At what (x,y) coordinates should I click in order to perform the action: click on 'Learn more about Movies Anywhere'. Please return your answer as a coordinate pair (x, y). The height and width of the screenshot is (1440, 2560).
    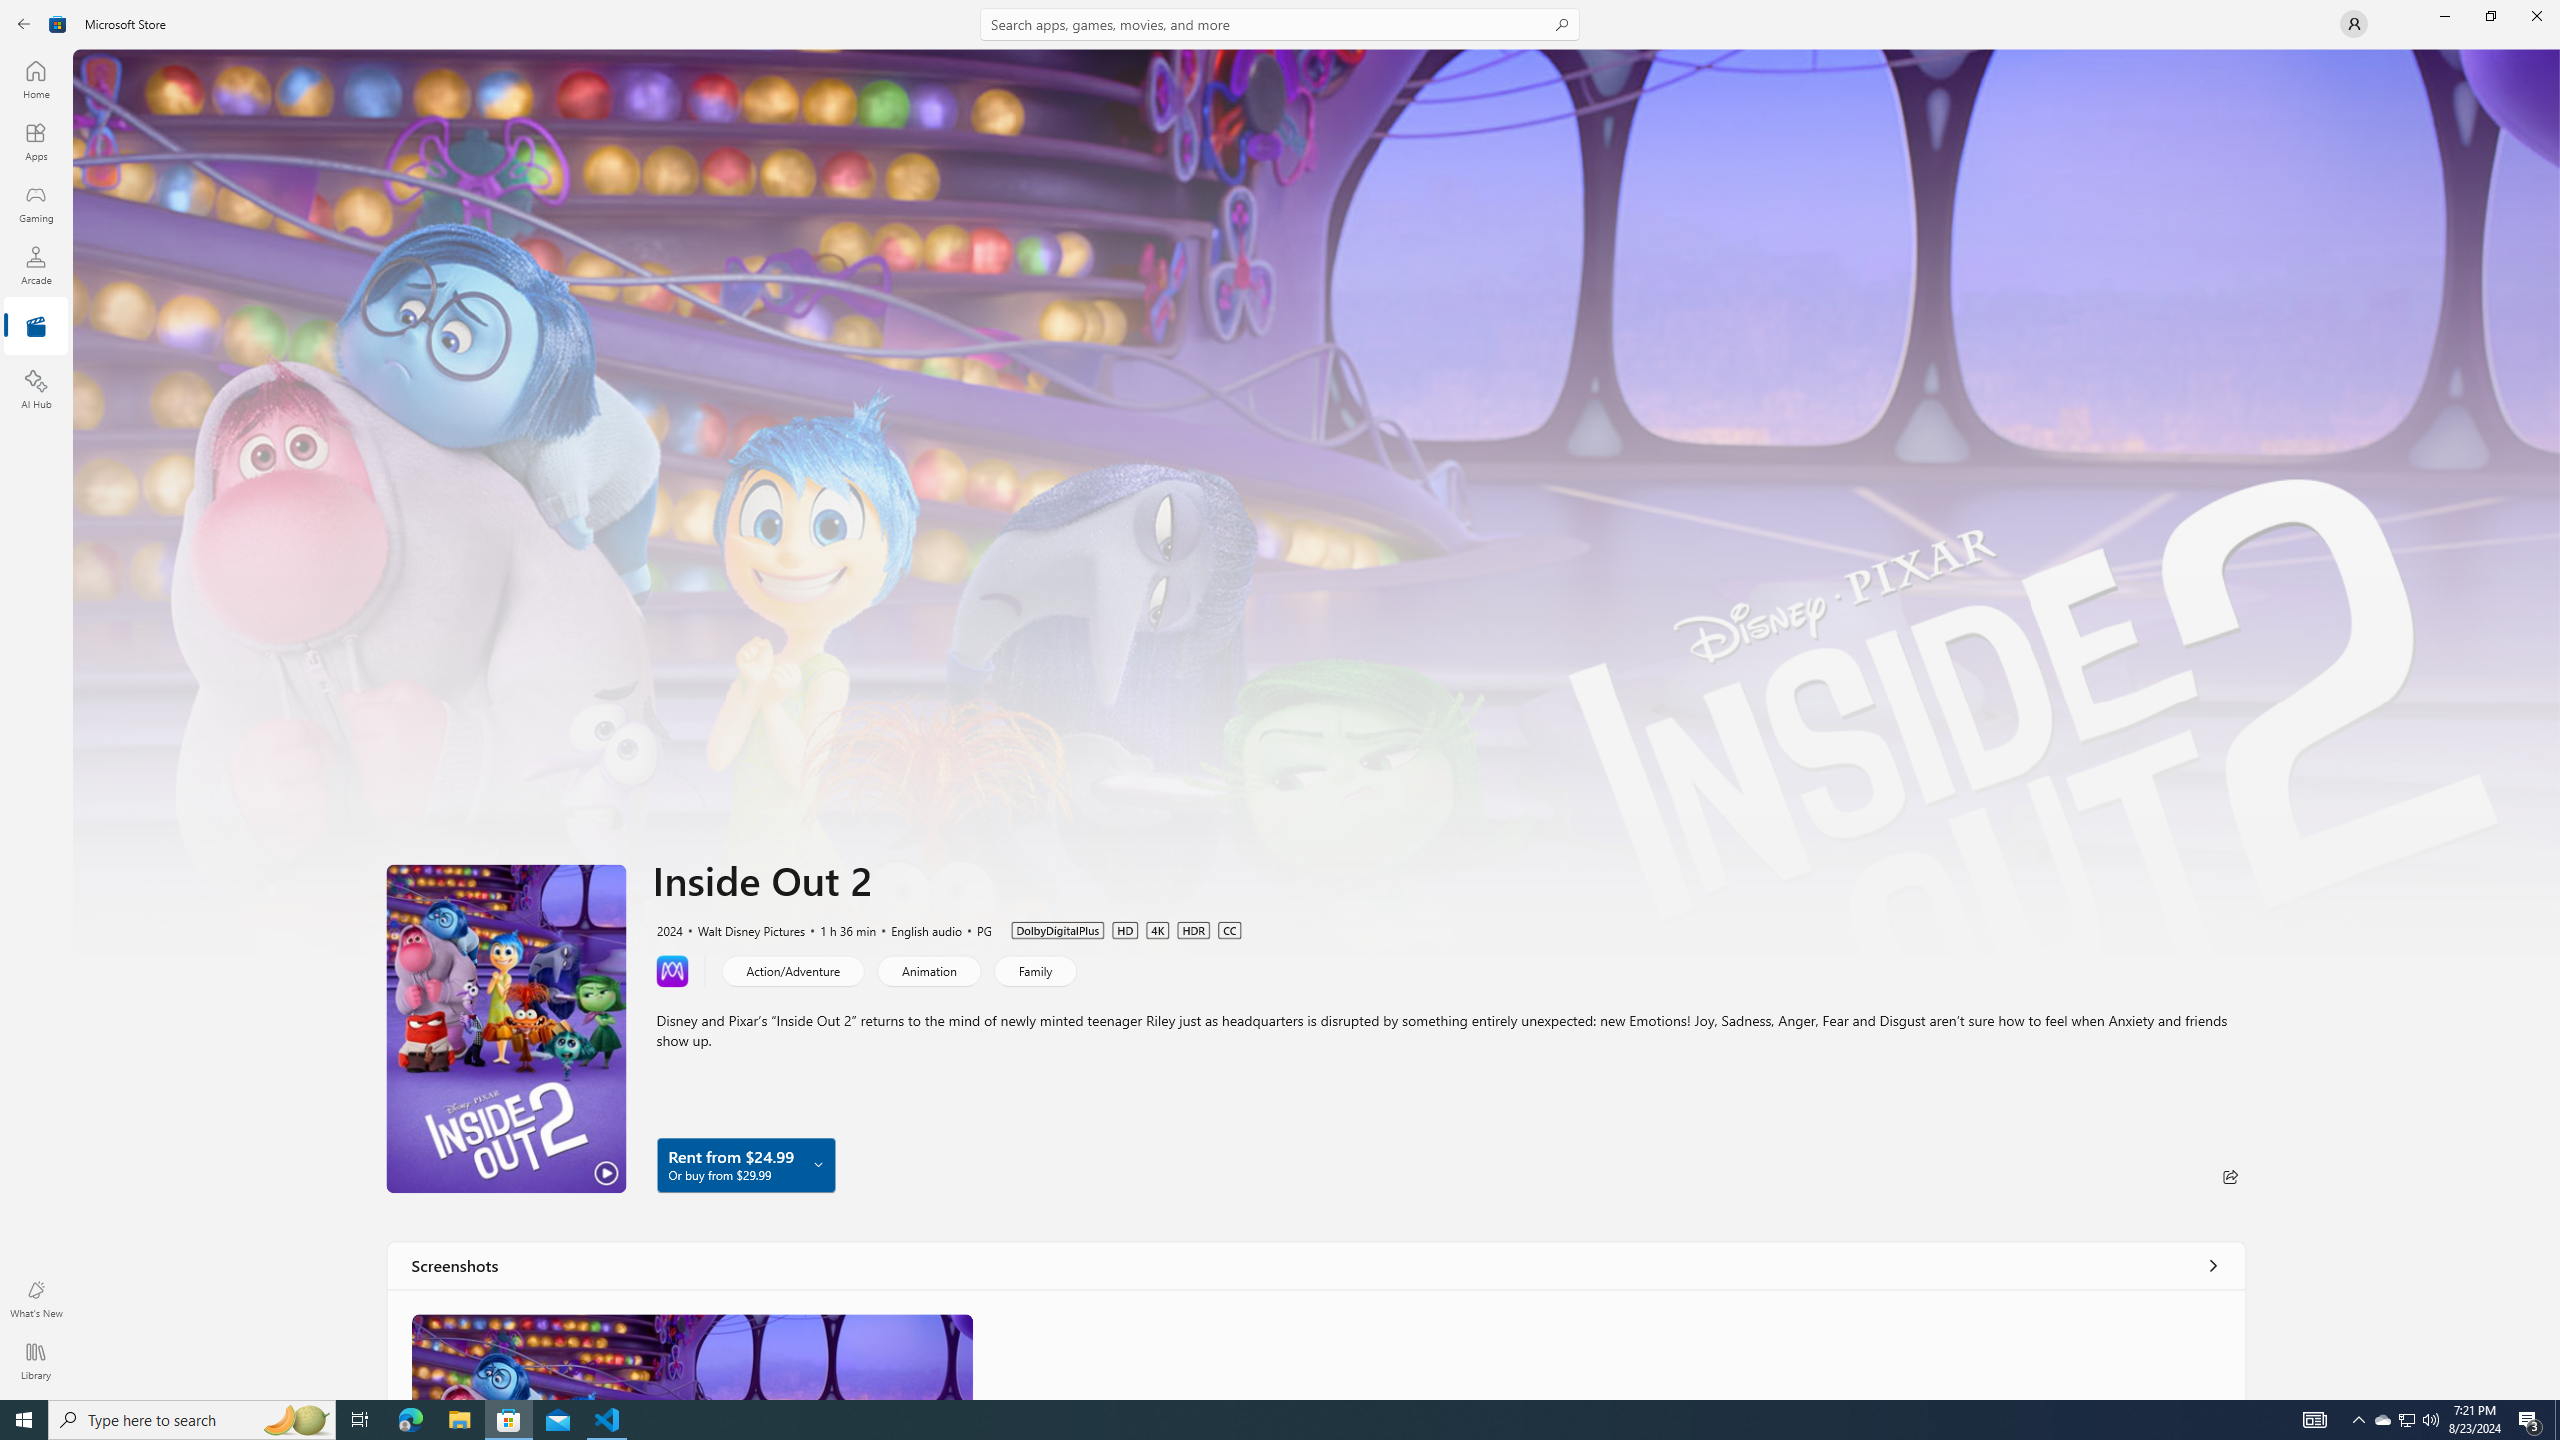
    Looking at the image, I should click on (672, 969).